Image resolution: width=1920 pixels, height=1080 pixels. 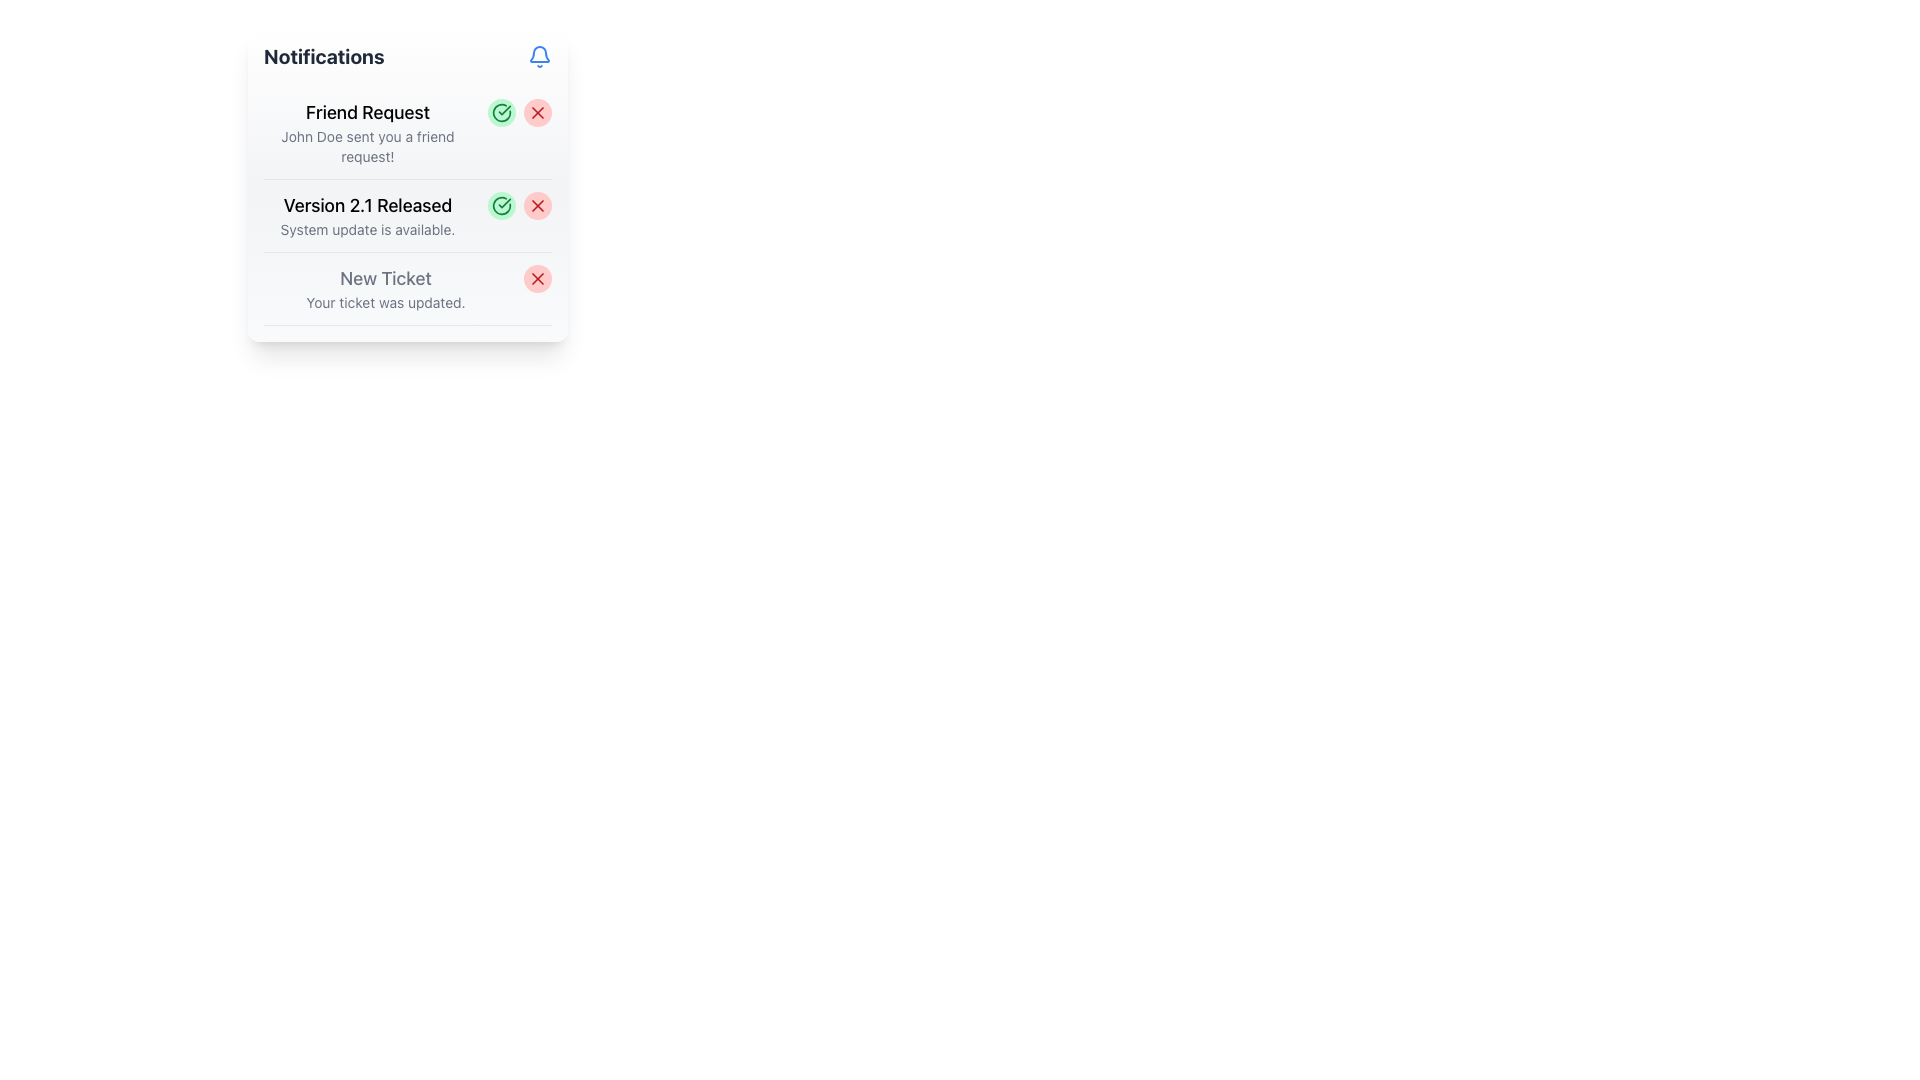 I want to click on the notification message indicating a new friend request, which is the first item under the 'Notifications' heading, so click(x=368, y=132).